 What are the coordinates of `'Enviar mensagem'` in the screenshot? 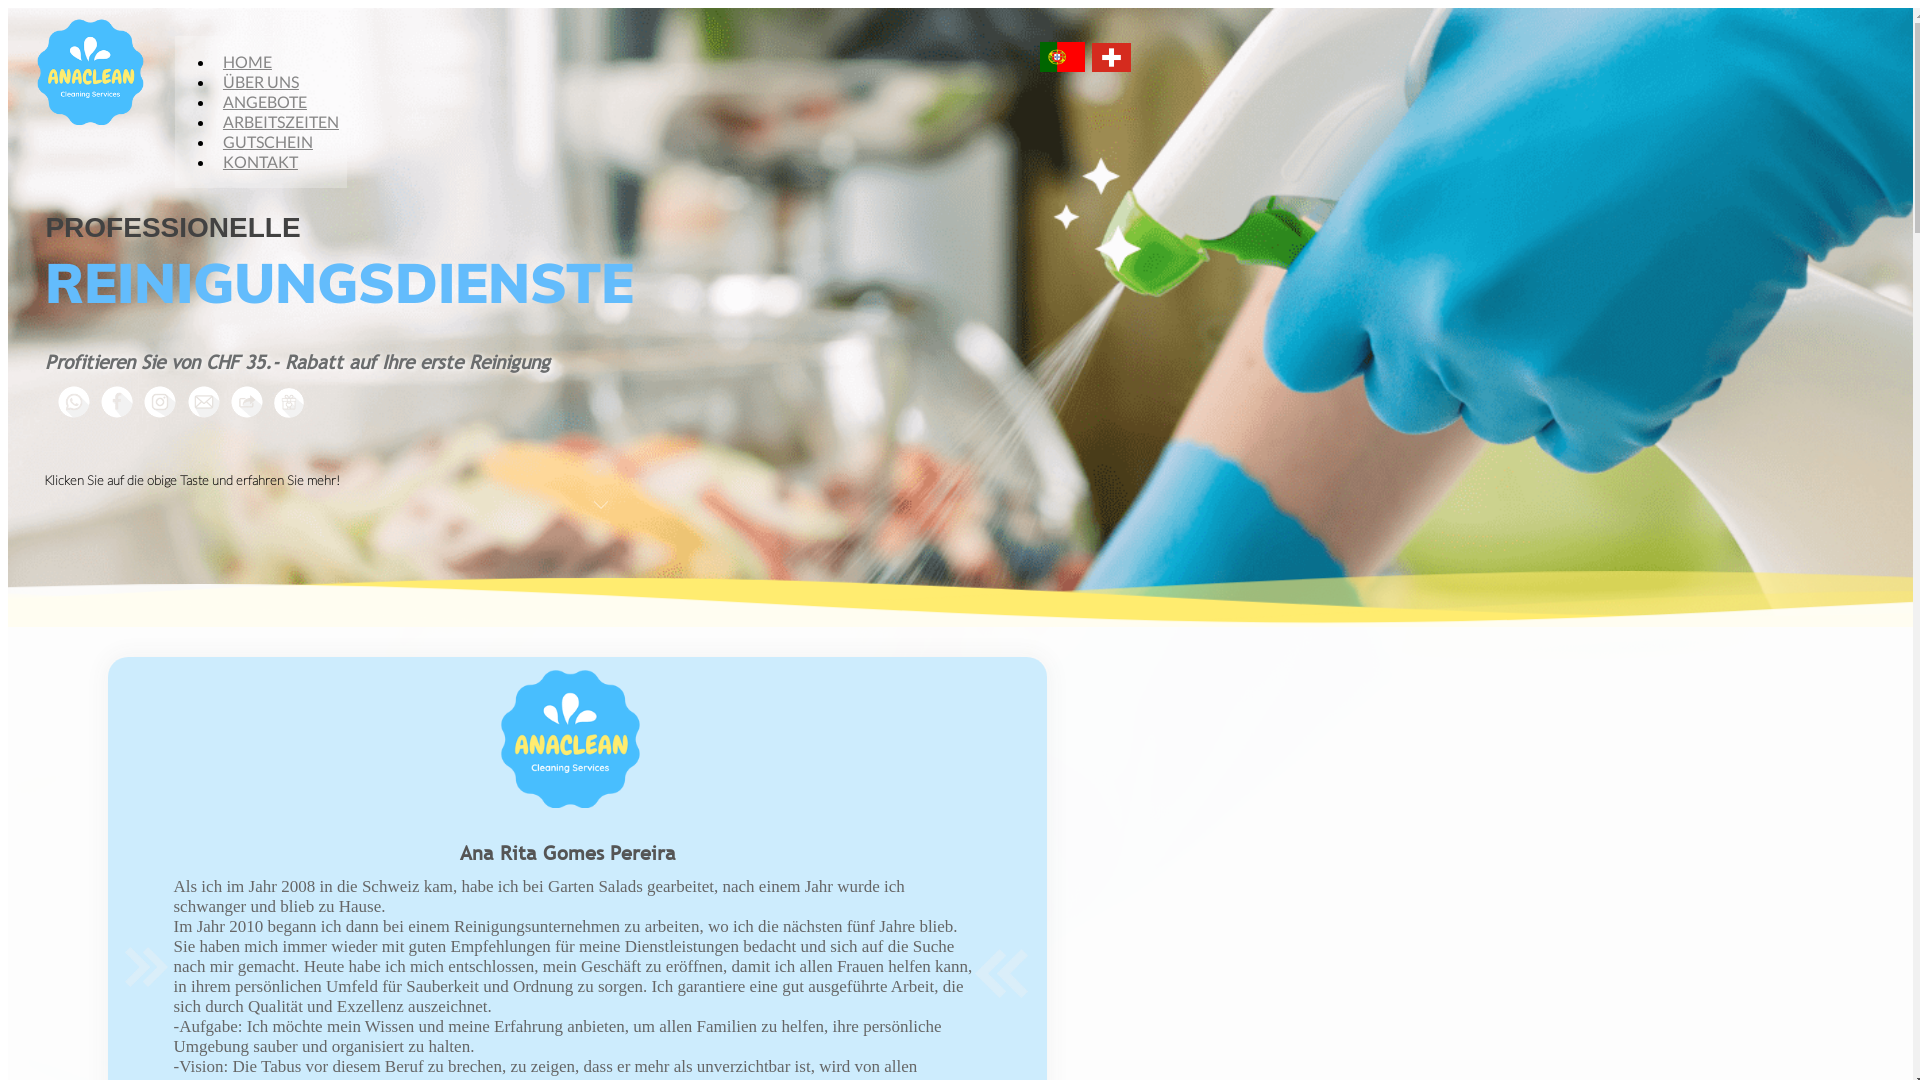 It's located at (204, 401).